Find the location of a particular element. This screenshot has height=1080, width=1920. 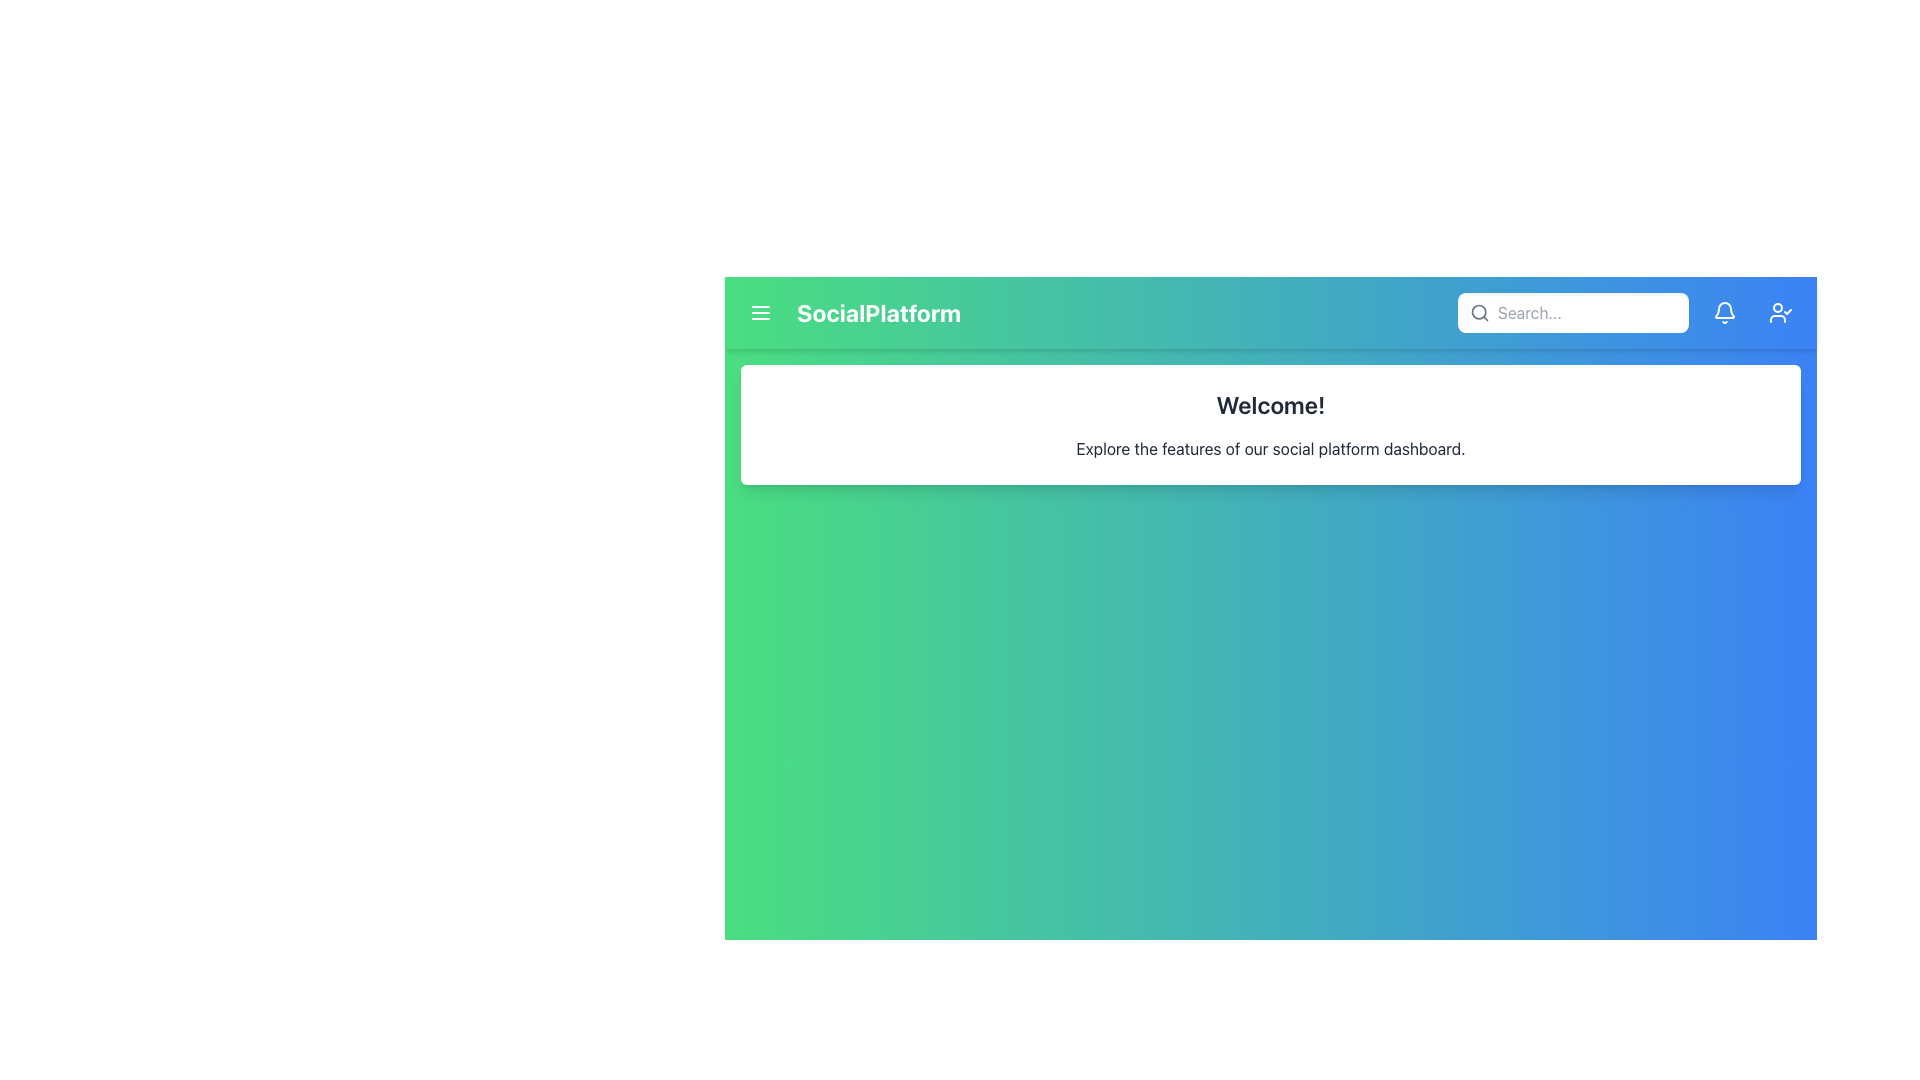

the stylized bell icon representing notifications located at the far-right section of the top navigation bar is located at coordinates (1723, 312).